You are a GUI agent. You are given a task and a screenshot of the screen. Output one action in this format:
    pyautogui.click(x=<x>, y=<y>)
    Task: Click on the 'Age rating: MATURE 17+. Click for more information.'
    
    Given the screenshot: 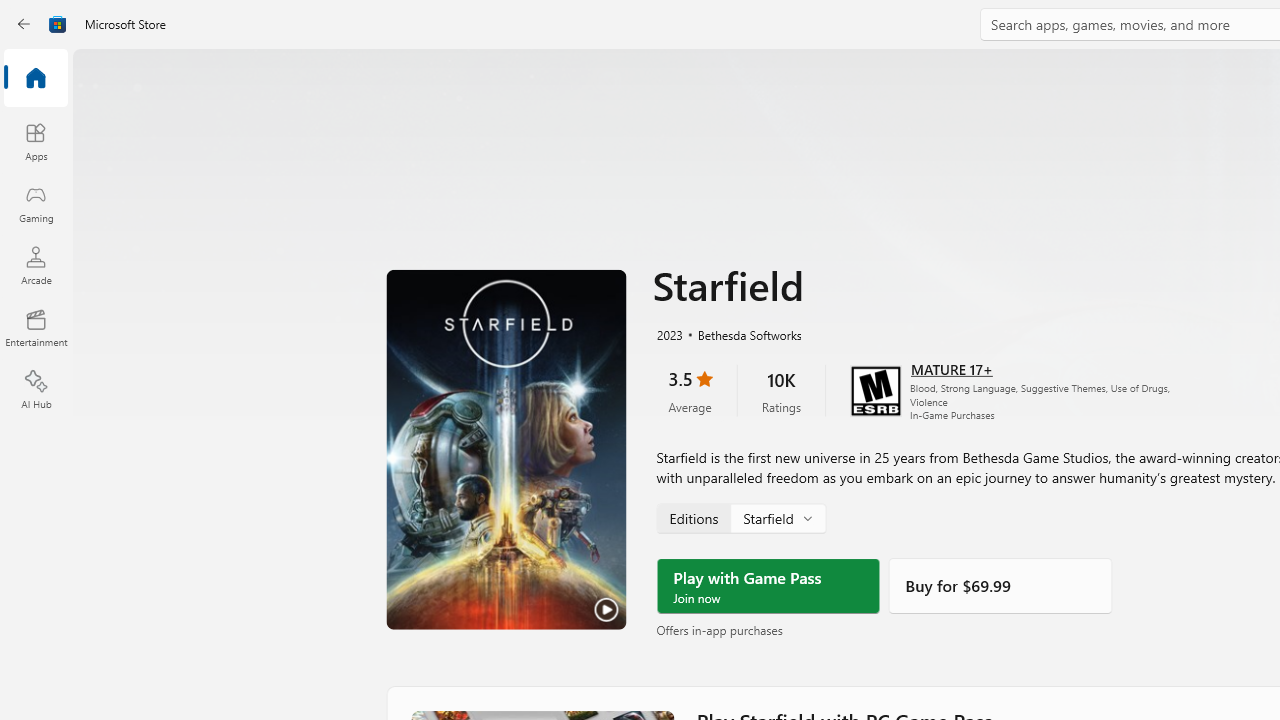 What is the action you would take?
    pyautogui.click(x=950, y=367)
    